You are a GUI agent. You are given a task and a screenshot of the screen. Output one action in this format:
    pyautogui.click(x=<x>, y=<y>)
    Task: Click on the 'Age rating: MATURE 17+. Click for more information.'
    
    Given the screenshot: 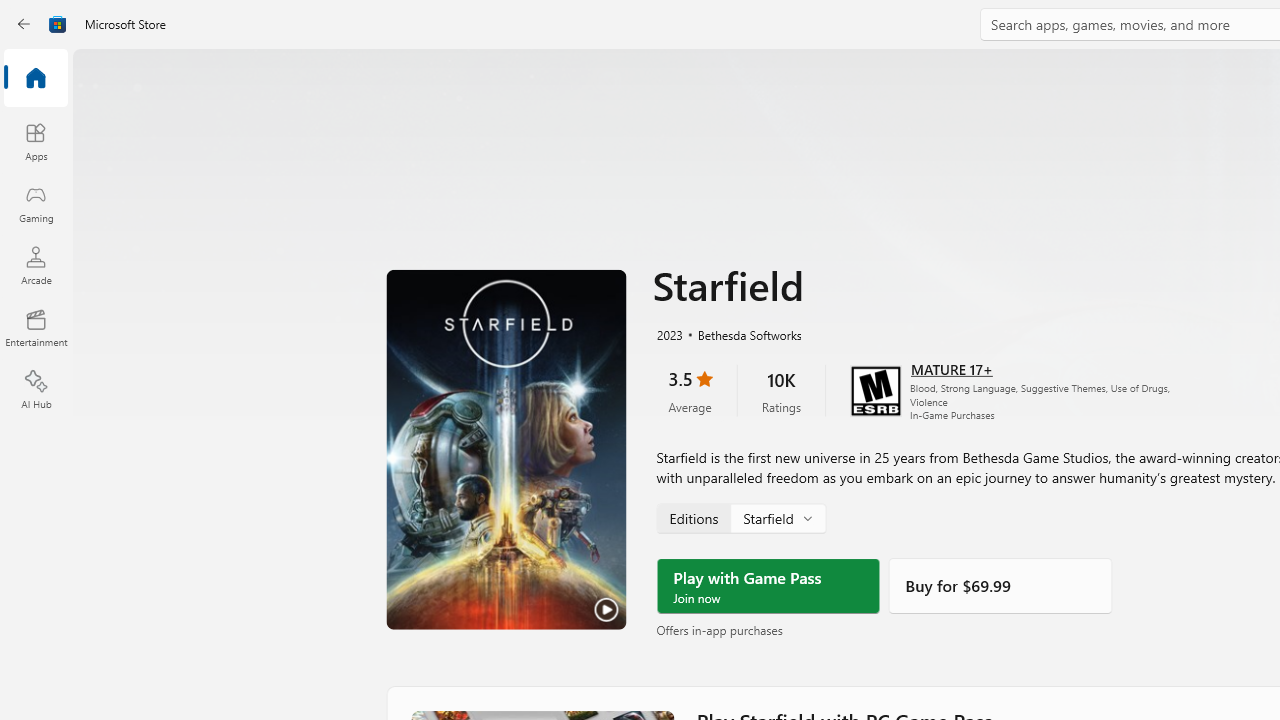 What is the action you would take?
    pyautogui.click(x=950, y=367)
    